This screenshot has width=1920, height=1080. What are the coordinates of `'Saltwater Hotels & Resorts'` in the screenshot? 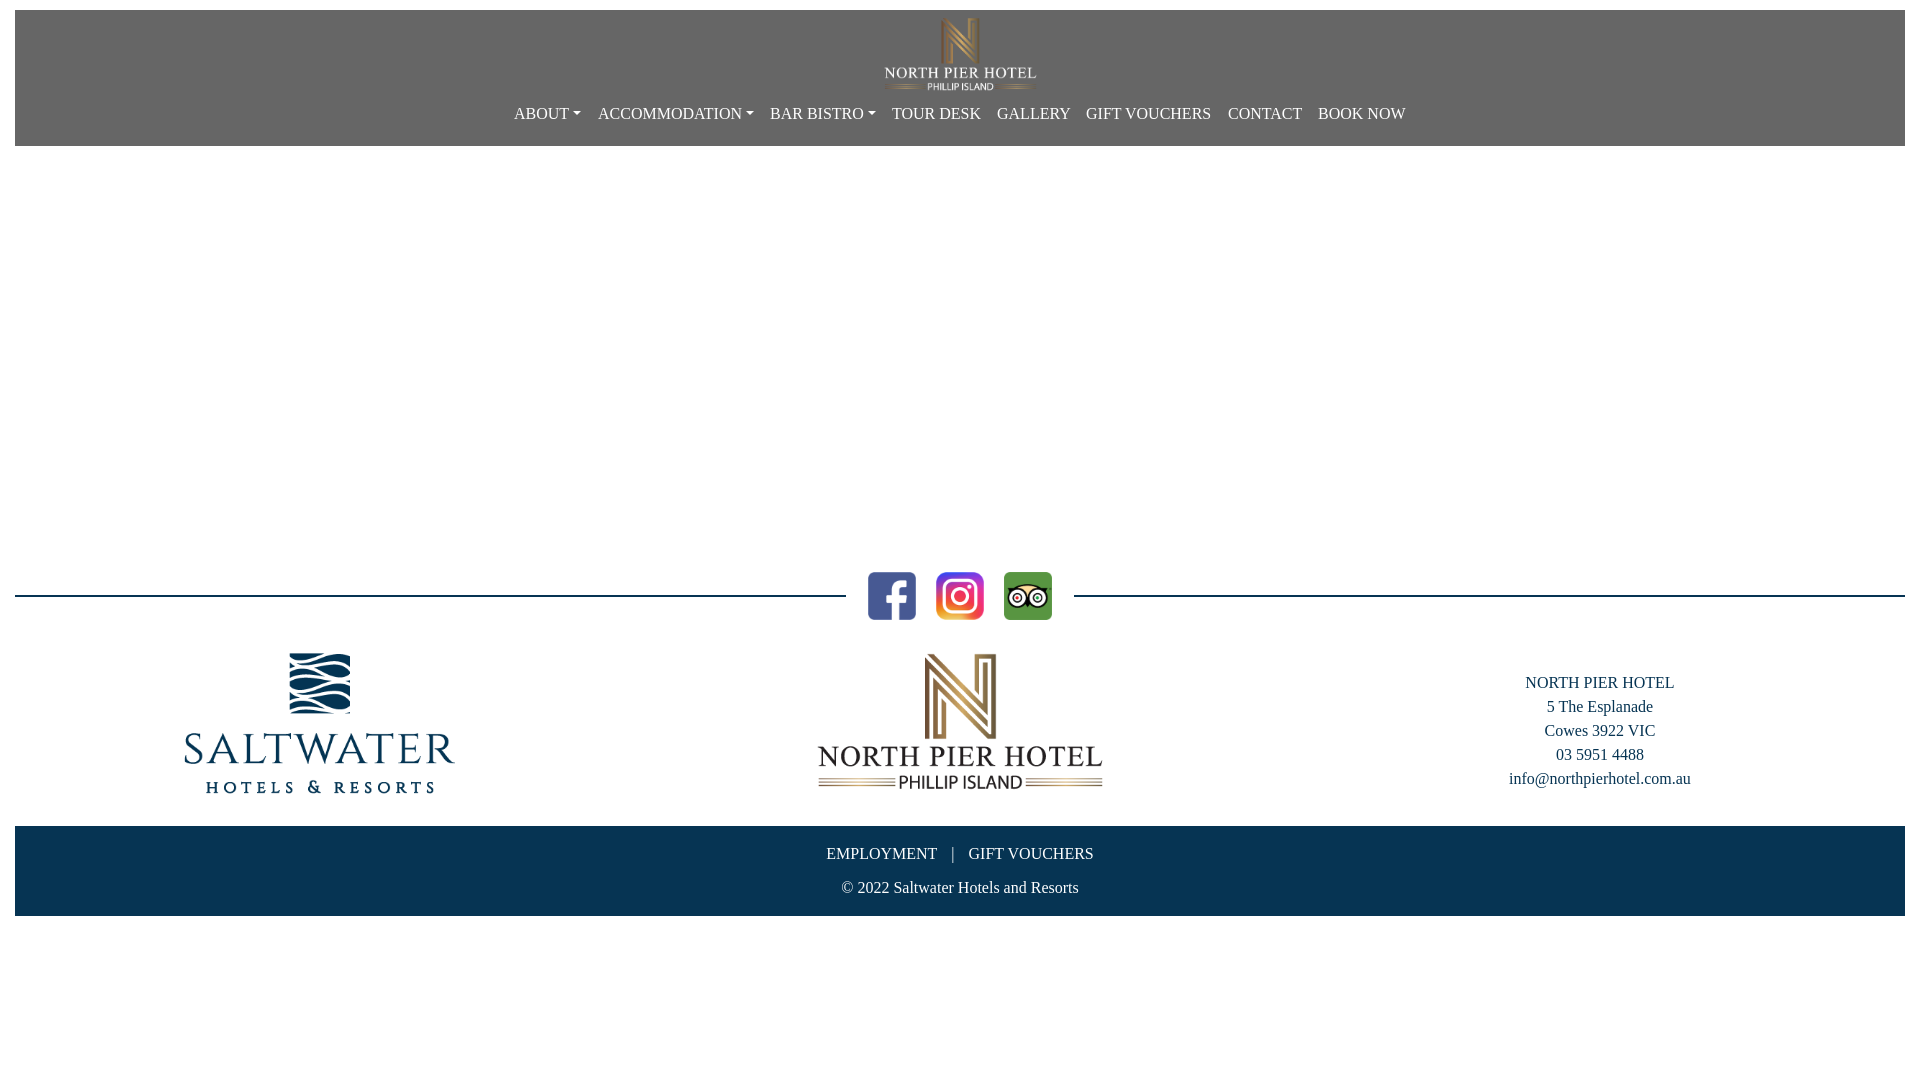 It's located at (320, 722).